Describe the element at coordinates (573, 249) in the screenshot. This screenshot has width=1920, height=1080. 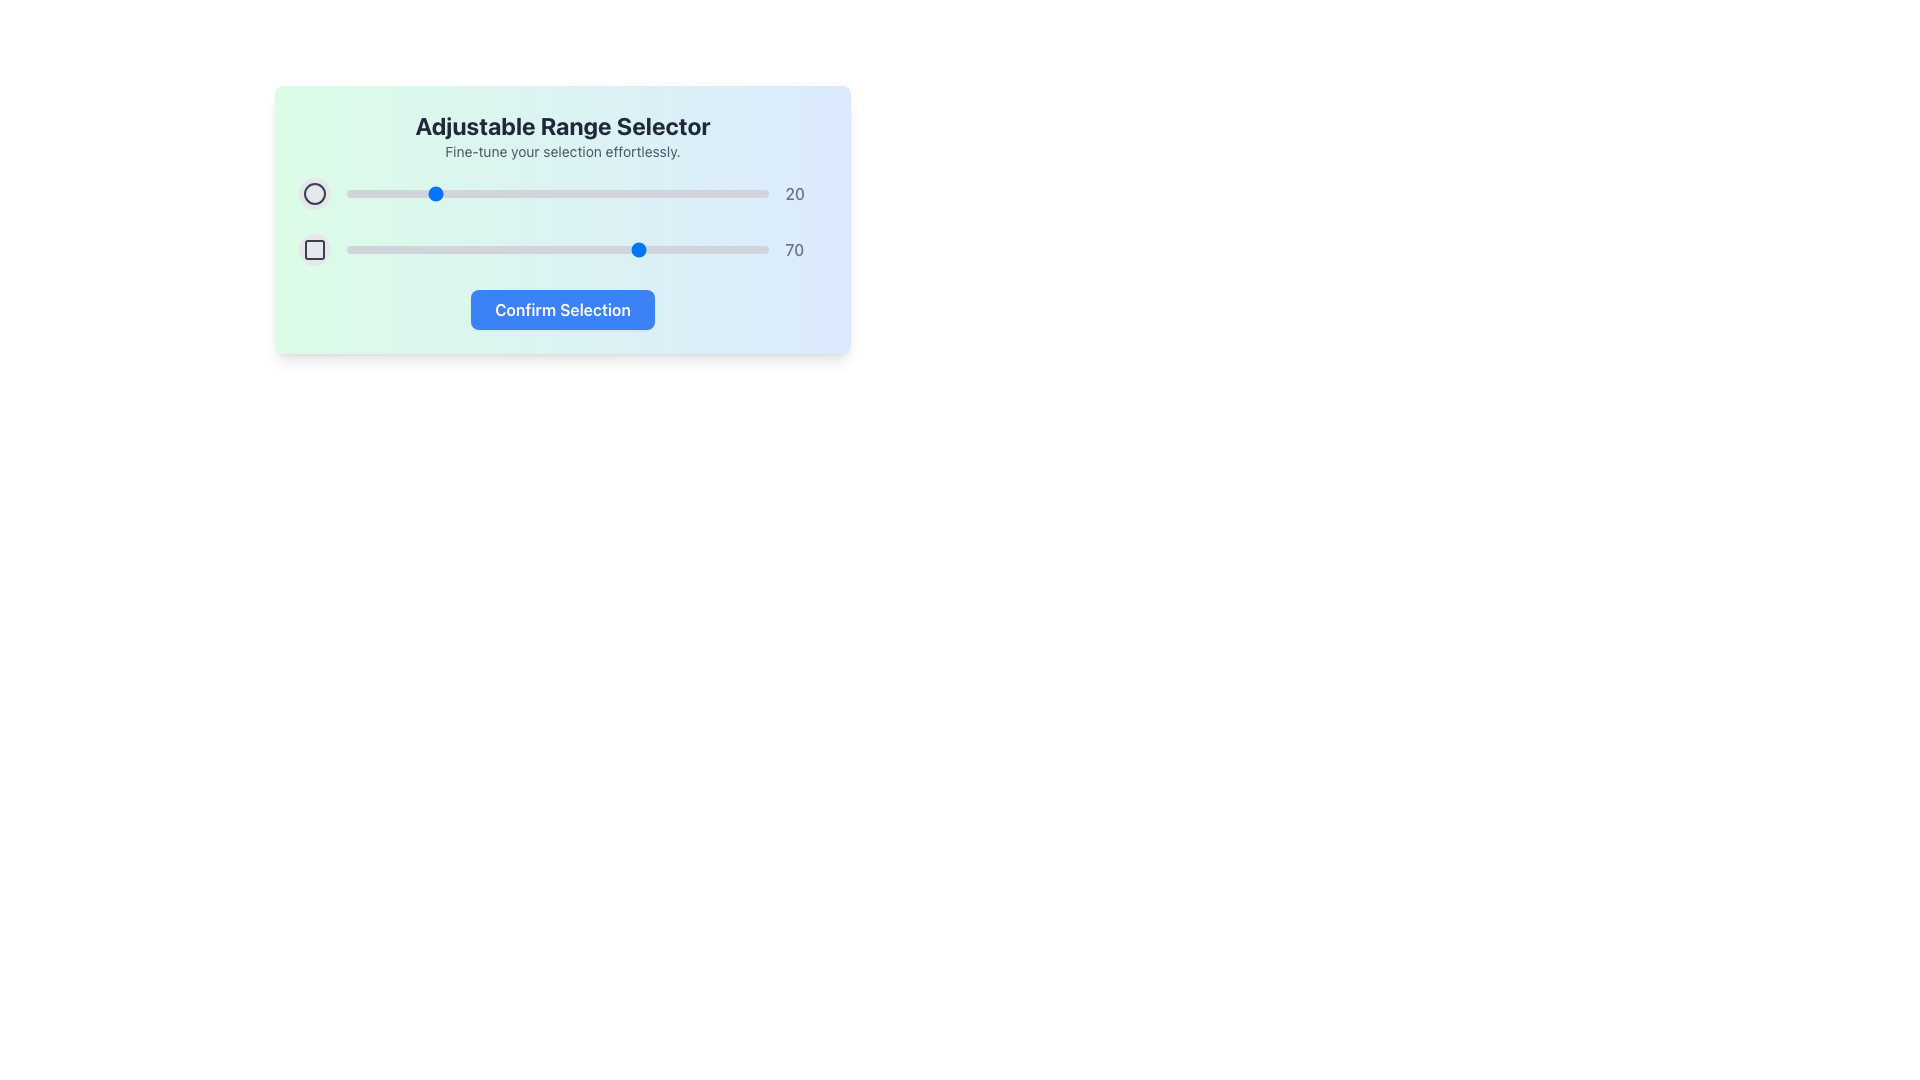
I see `the slider` at that location.